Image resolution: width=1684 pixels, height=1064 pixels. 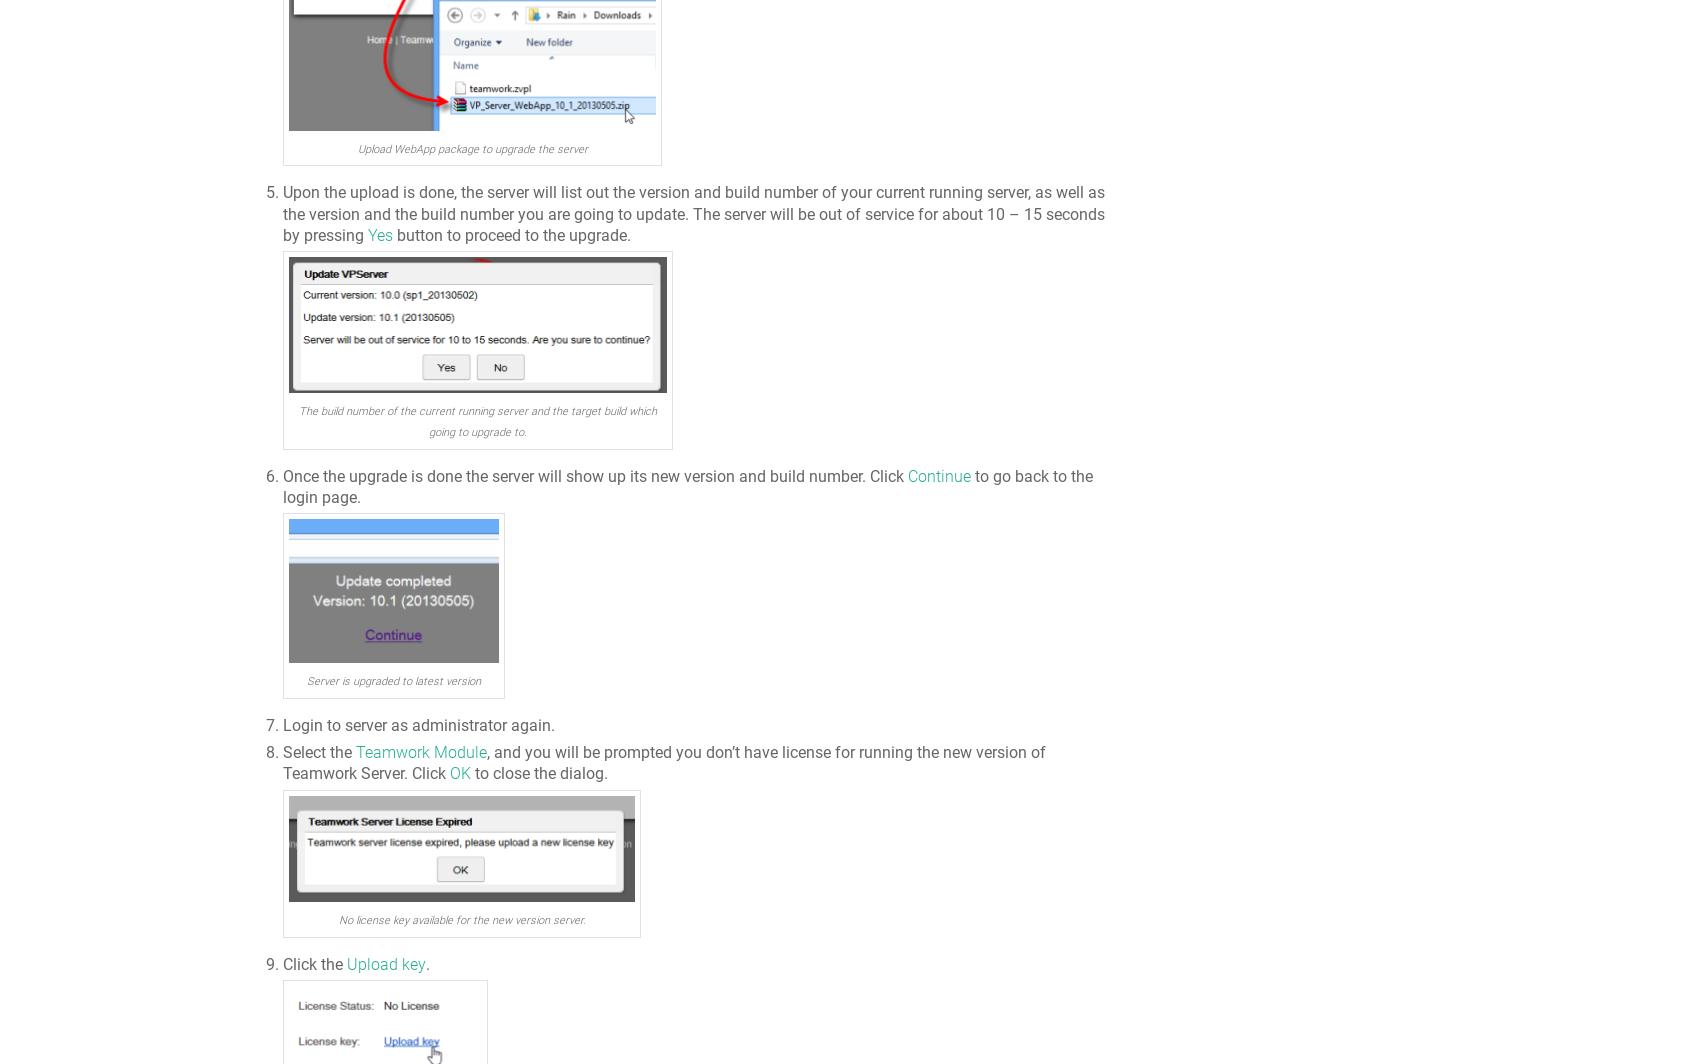 I want to click on 'Yes', so click(x=380, y=235).